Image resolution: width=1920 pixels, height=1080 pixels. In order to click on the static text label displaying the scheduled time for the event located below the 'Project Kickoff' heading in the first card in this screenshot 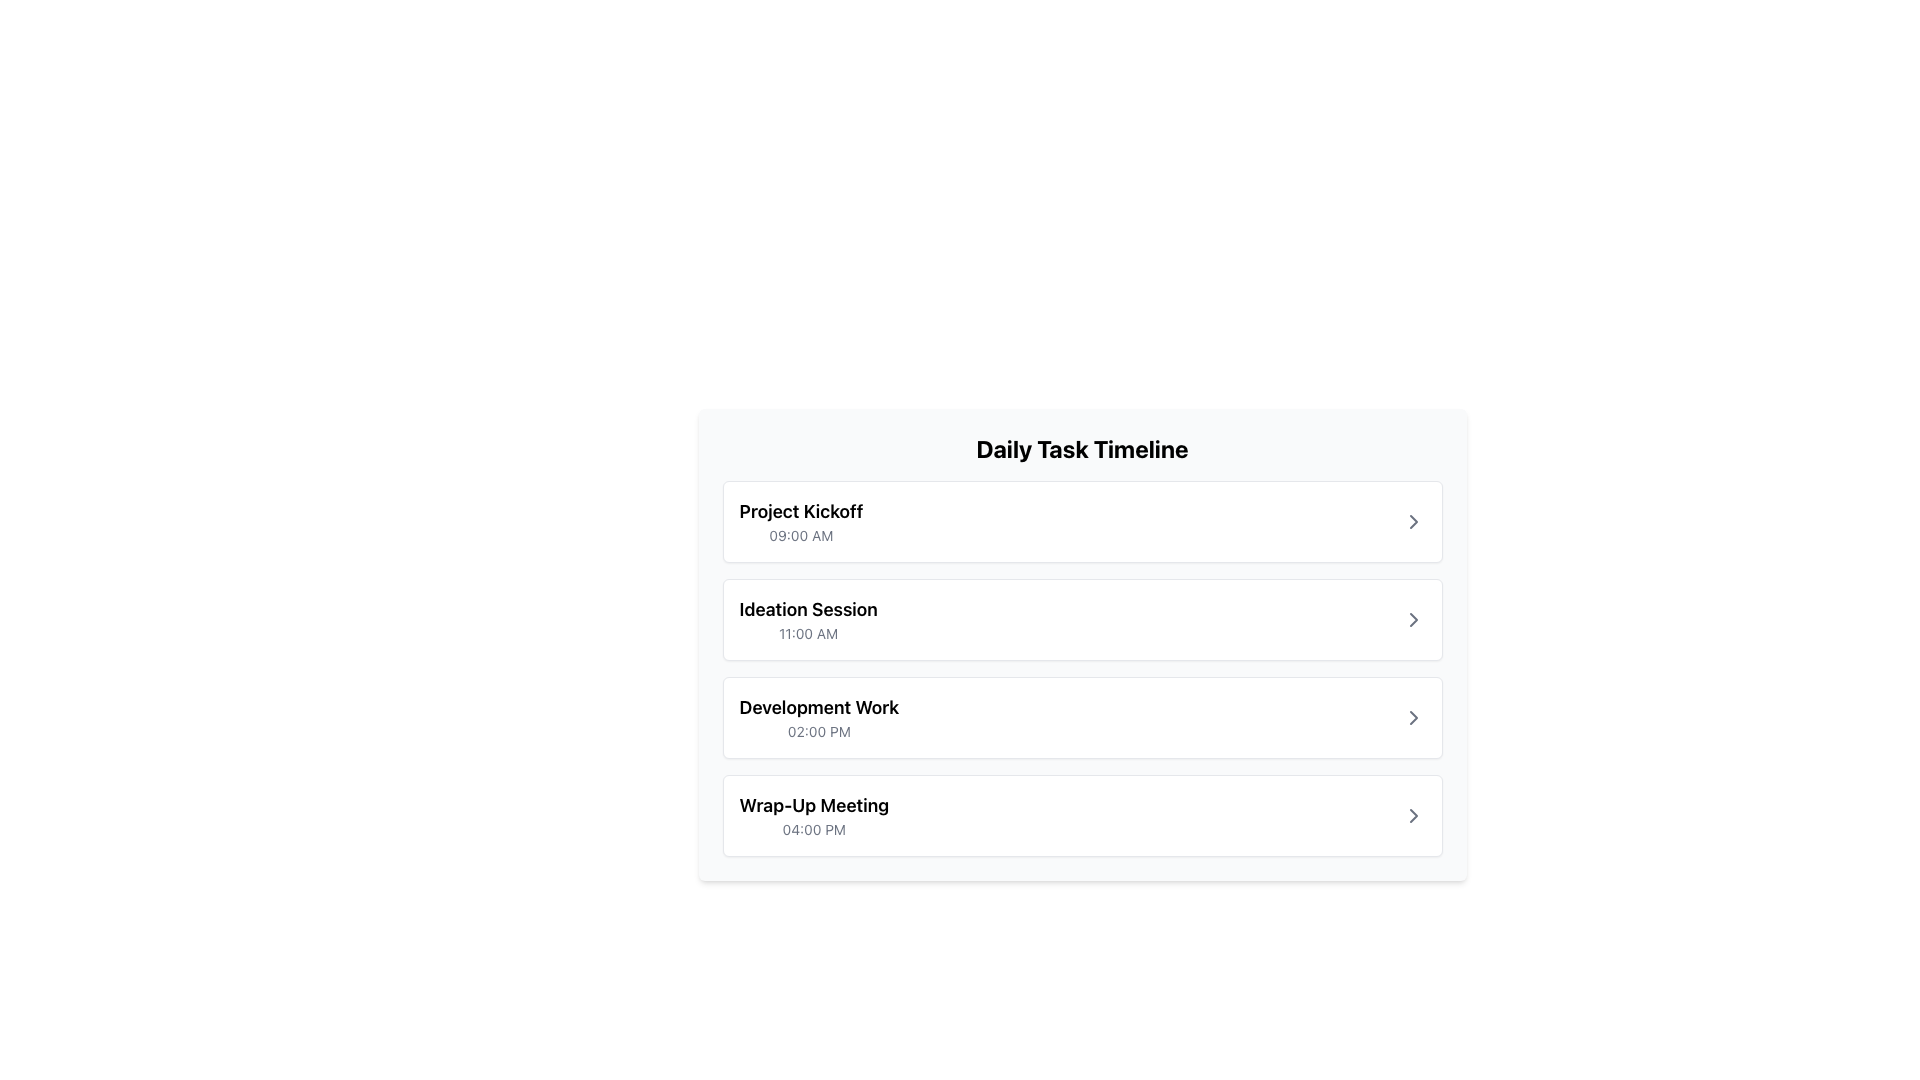, I will do `click(801, 535)`.